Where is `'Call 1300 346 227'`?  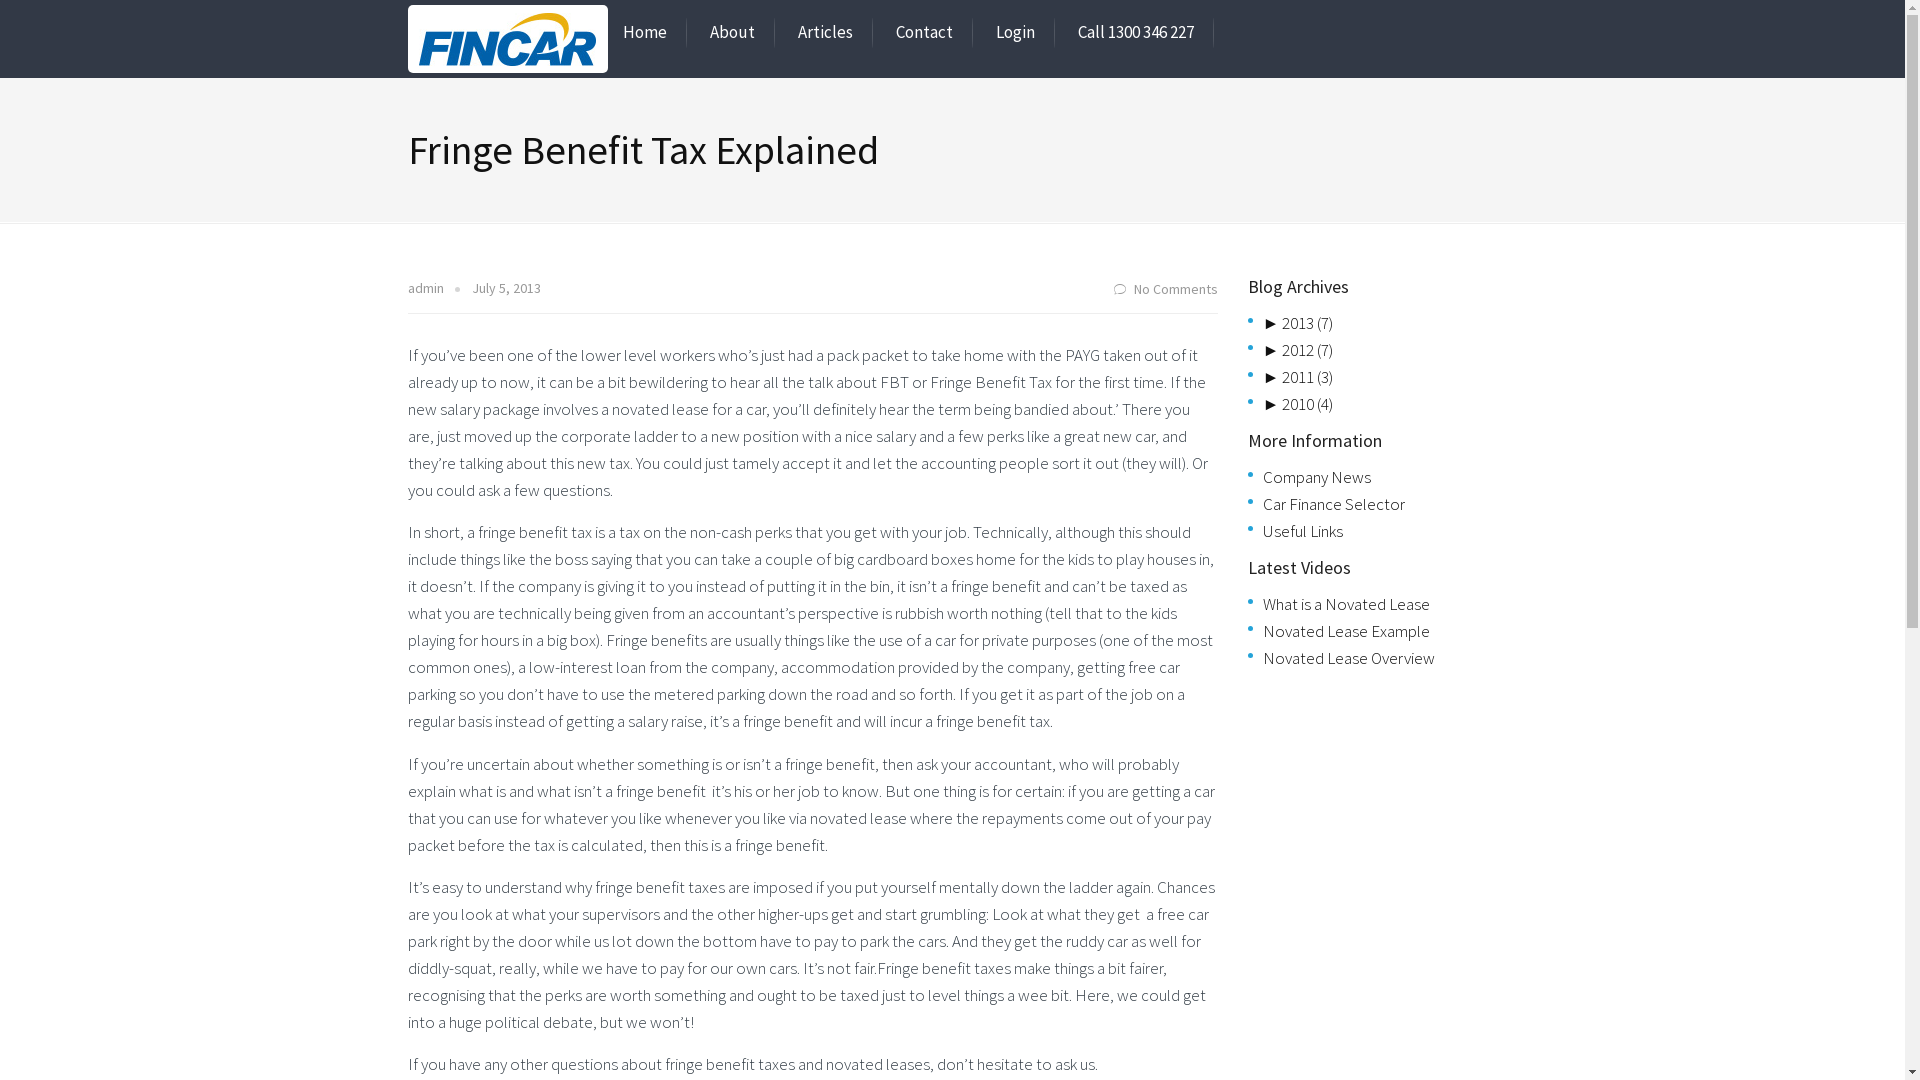
'Call 1300 346 227' is located at coordinates (1077, 32).